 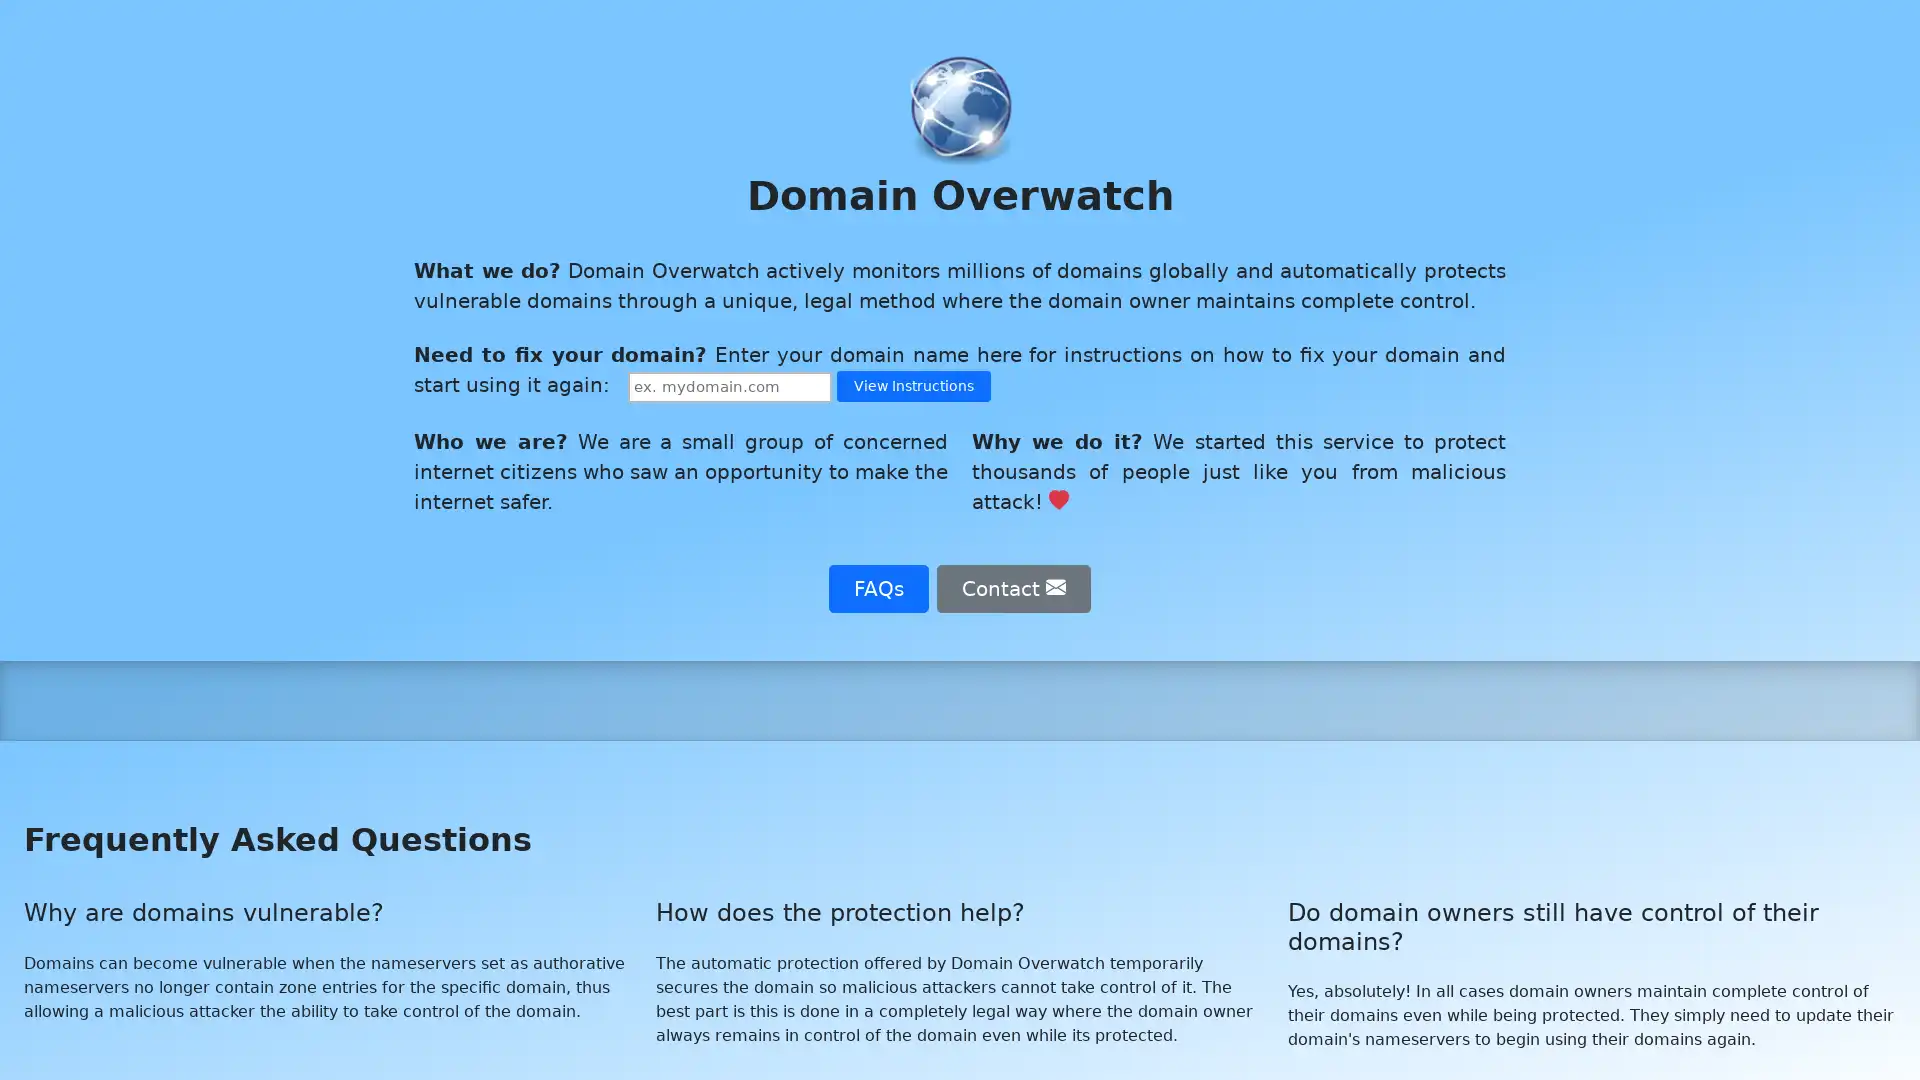 What do you see at coordinates (878, 586) in the screenshot?
I see `FAQs` at bounding box center [878, 586].